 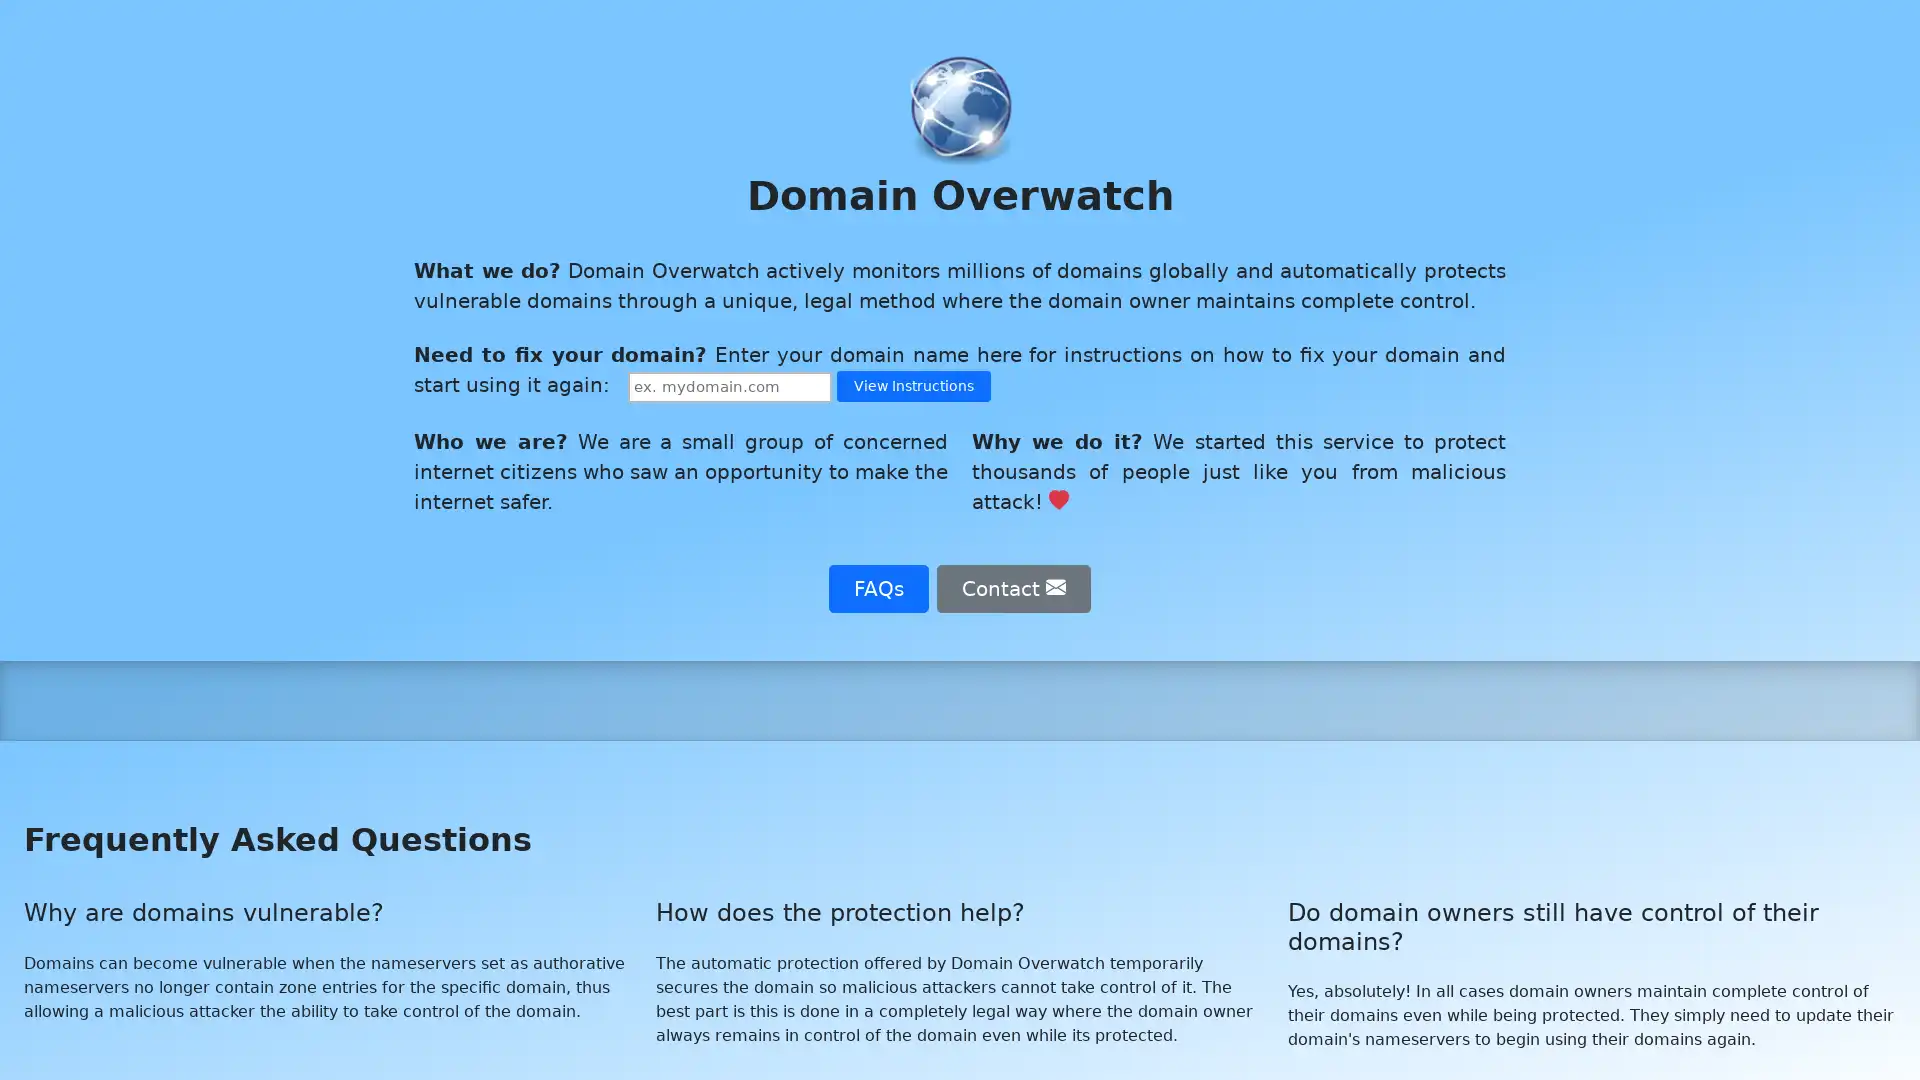 What do you see at coordinates (878, 586) in the screenshot?
I see `FAQs` at bounding box center [878, 586].